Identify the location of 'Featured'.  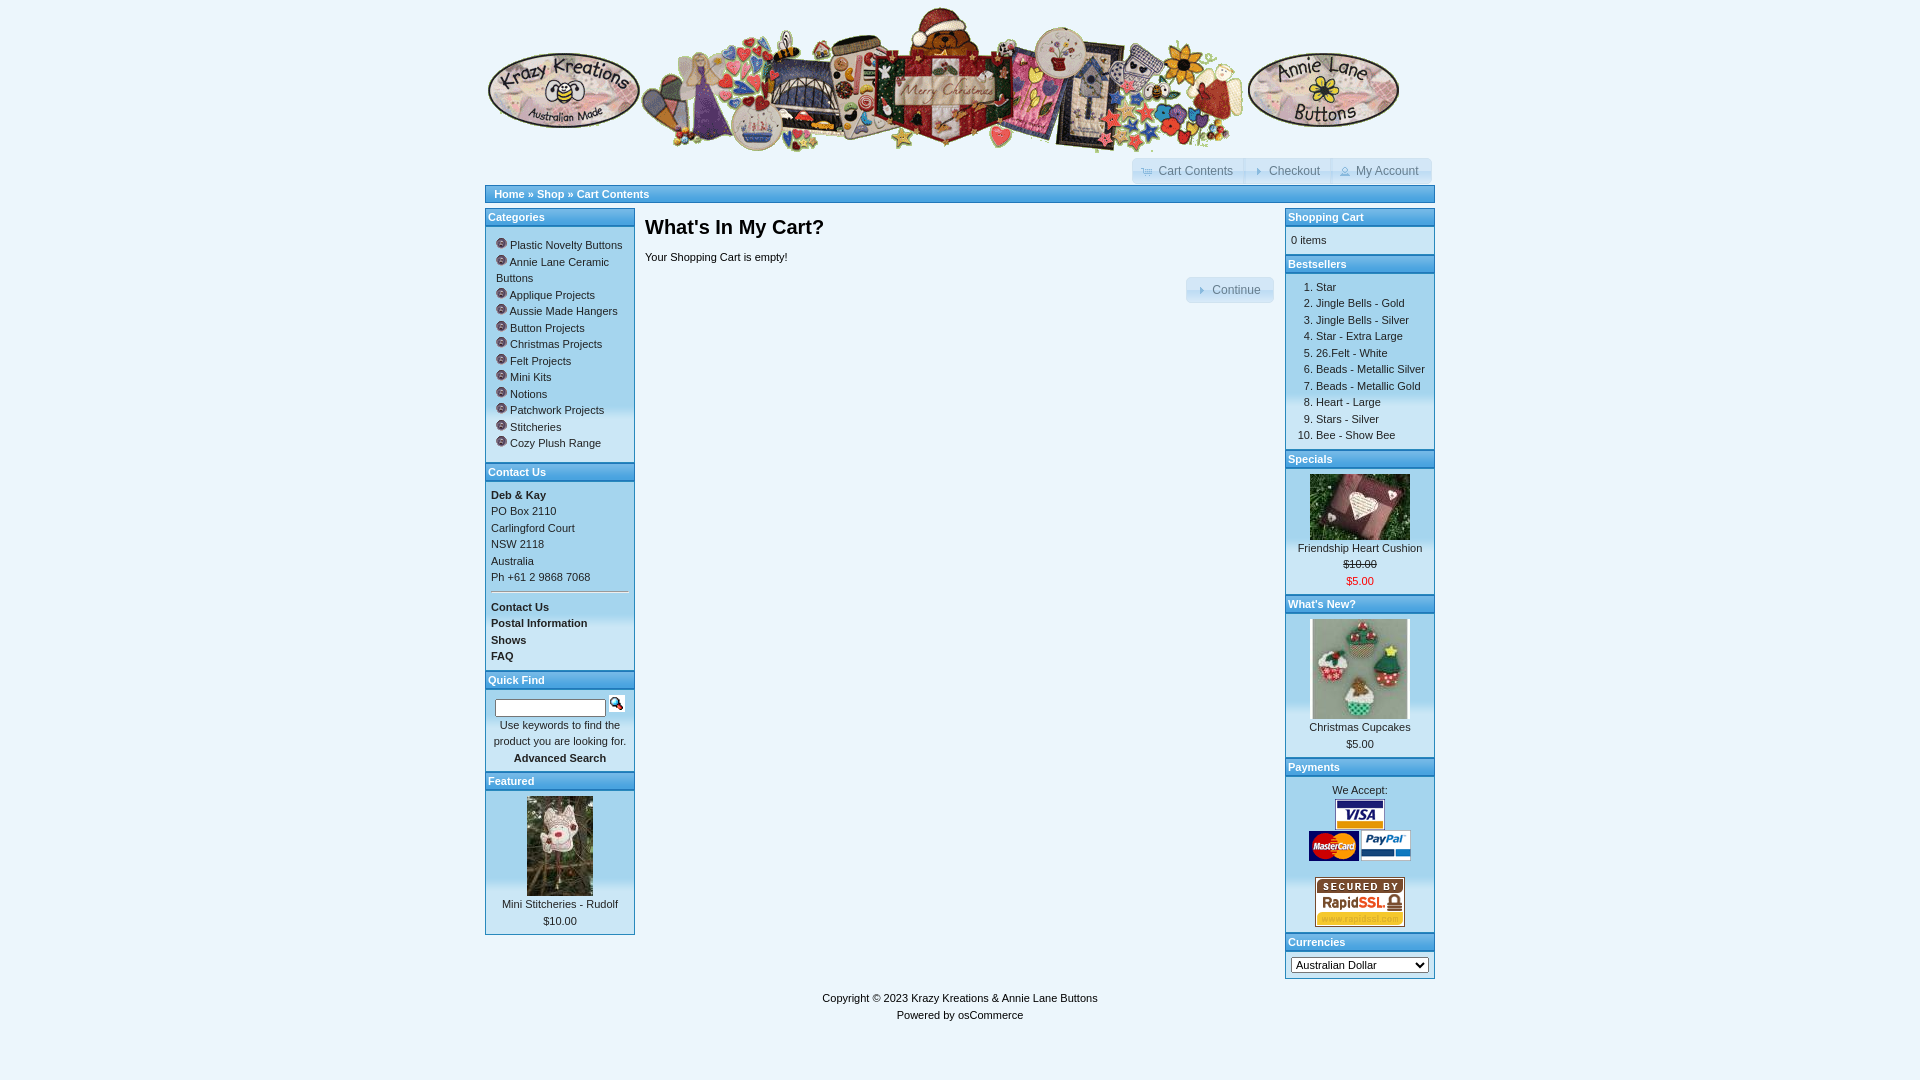
(488, 779).